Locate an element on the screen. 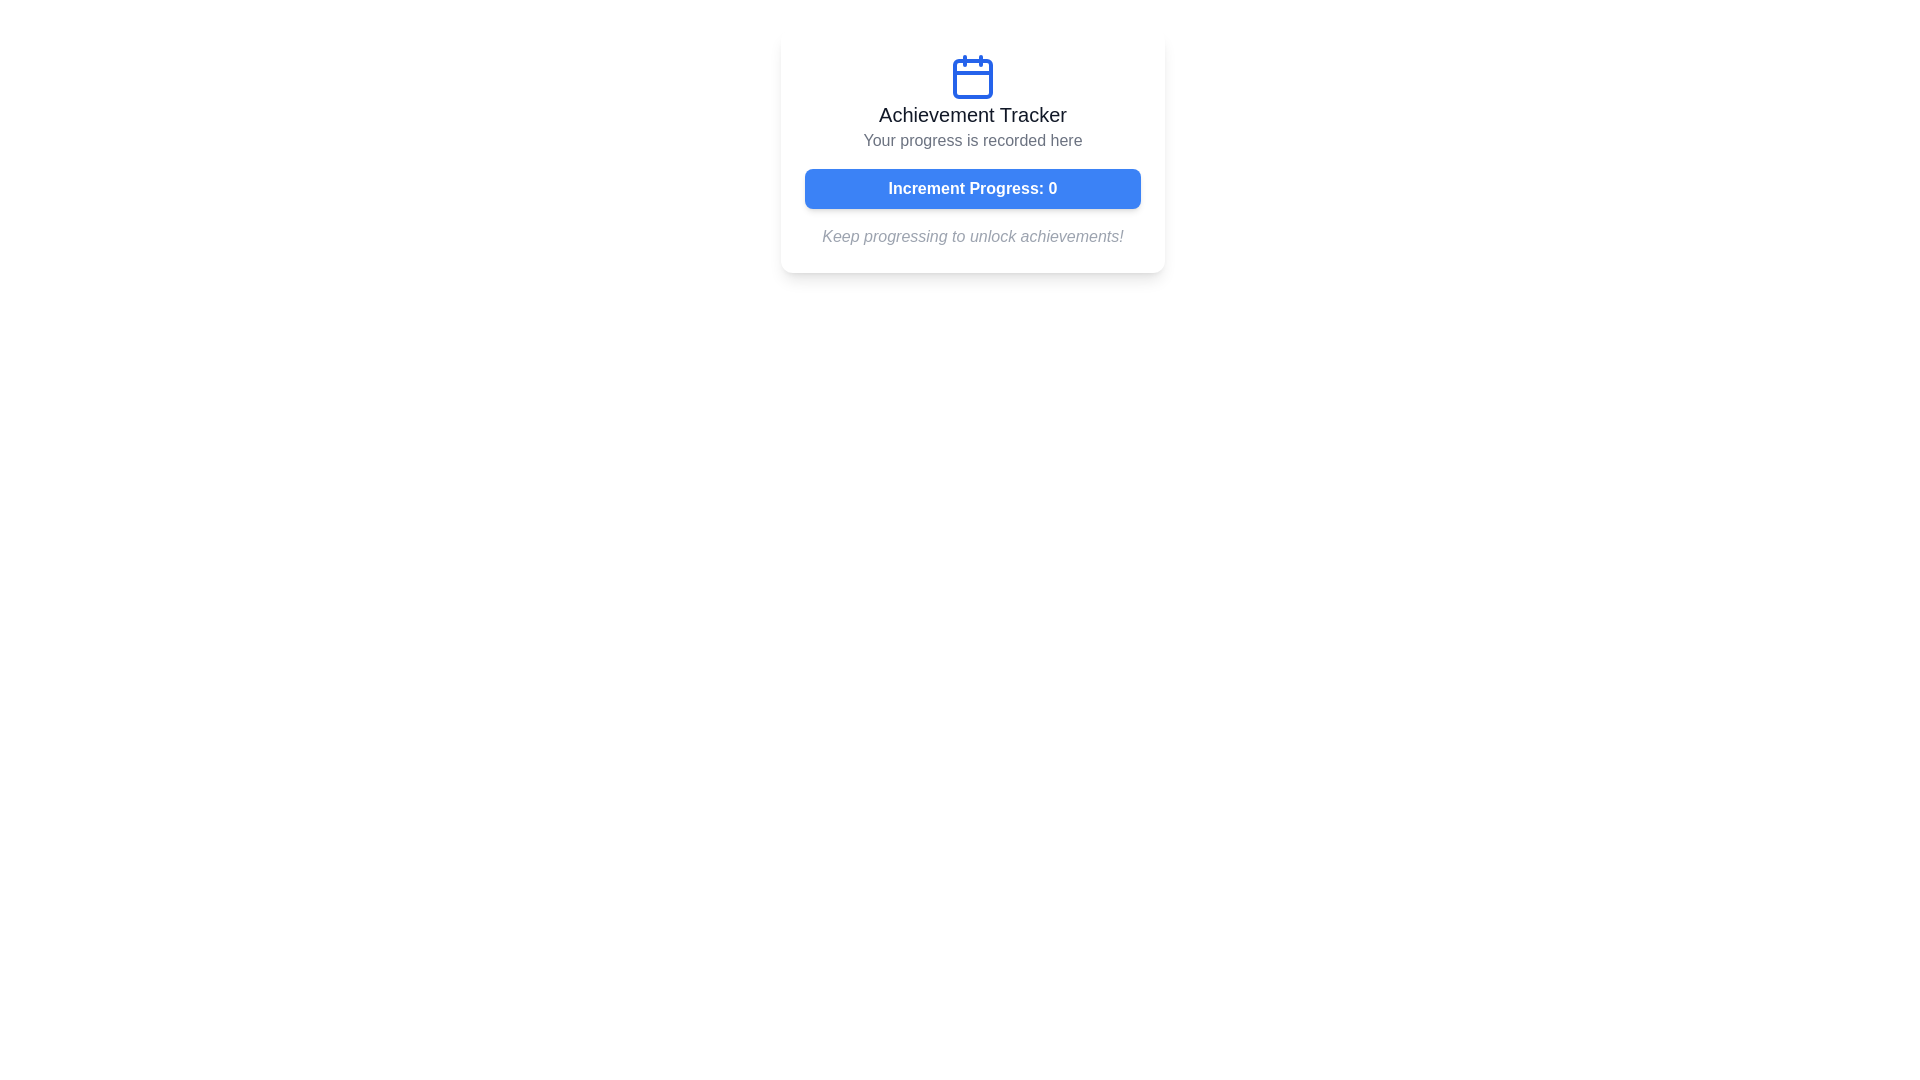 The width and height of the screenshot is (1920, 1080). the Text label that provides descriptive information about the progress recording, located directly below the 'Achievement Tracker' title and above the 'Increment Progress: 0' button is located at coordinates (973, 140).